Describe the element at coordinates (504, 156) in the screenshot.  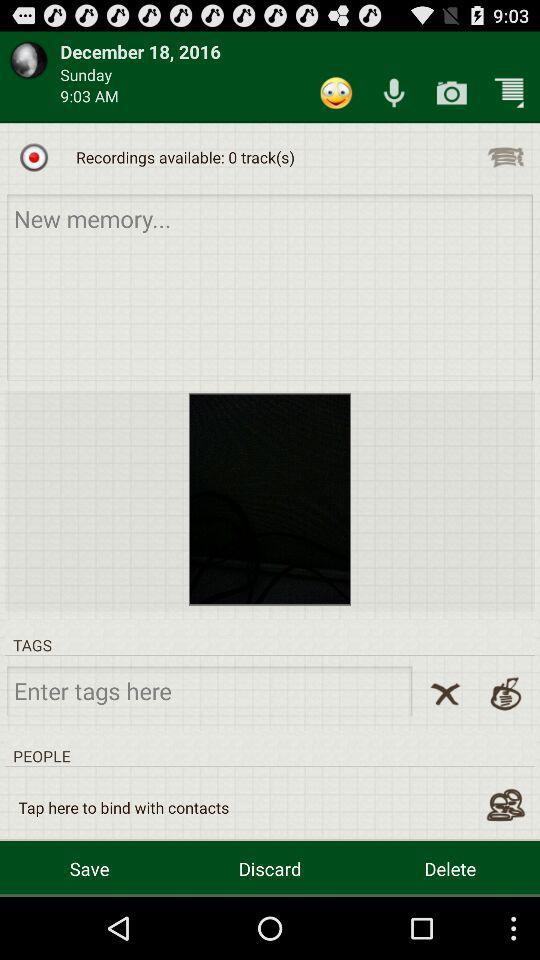
I see `item next to the recordings available 0 item` at that location.